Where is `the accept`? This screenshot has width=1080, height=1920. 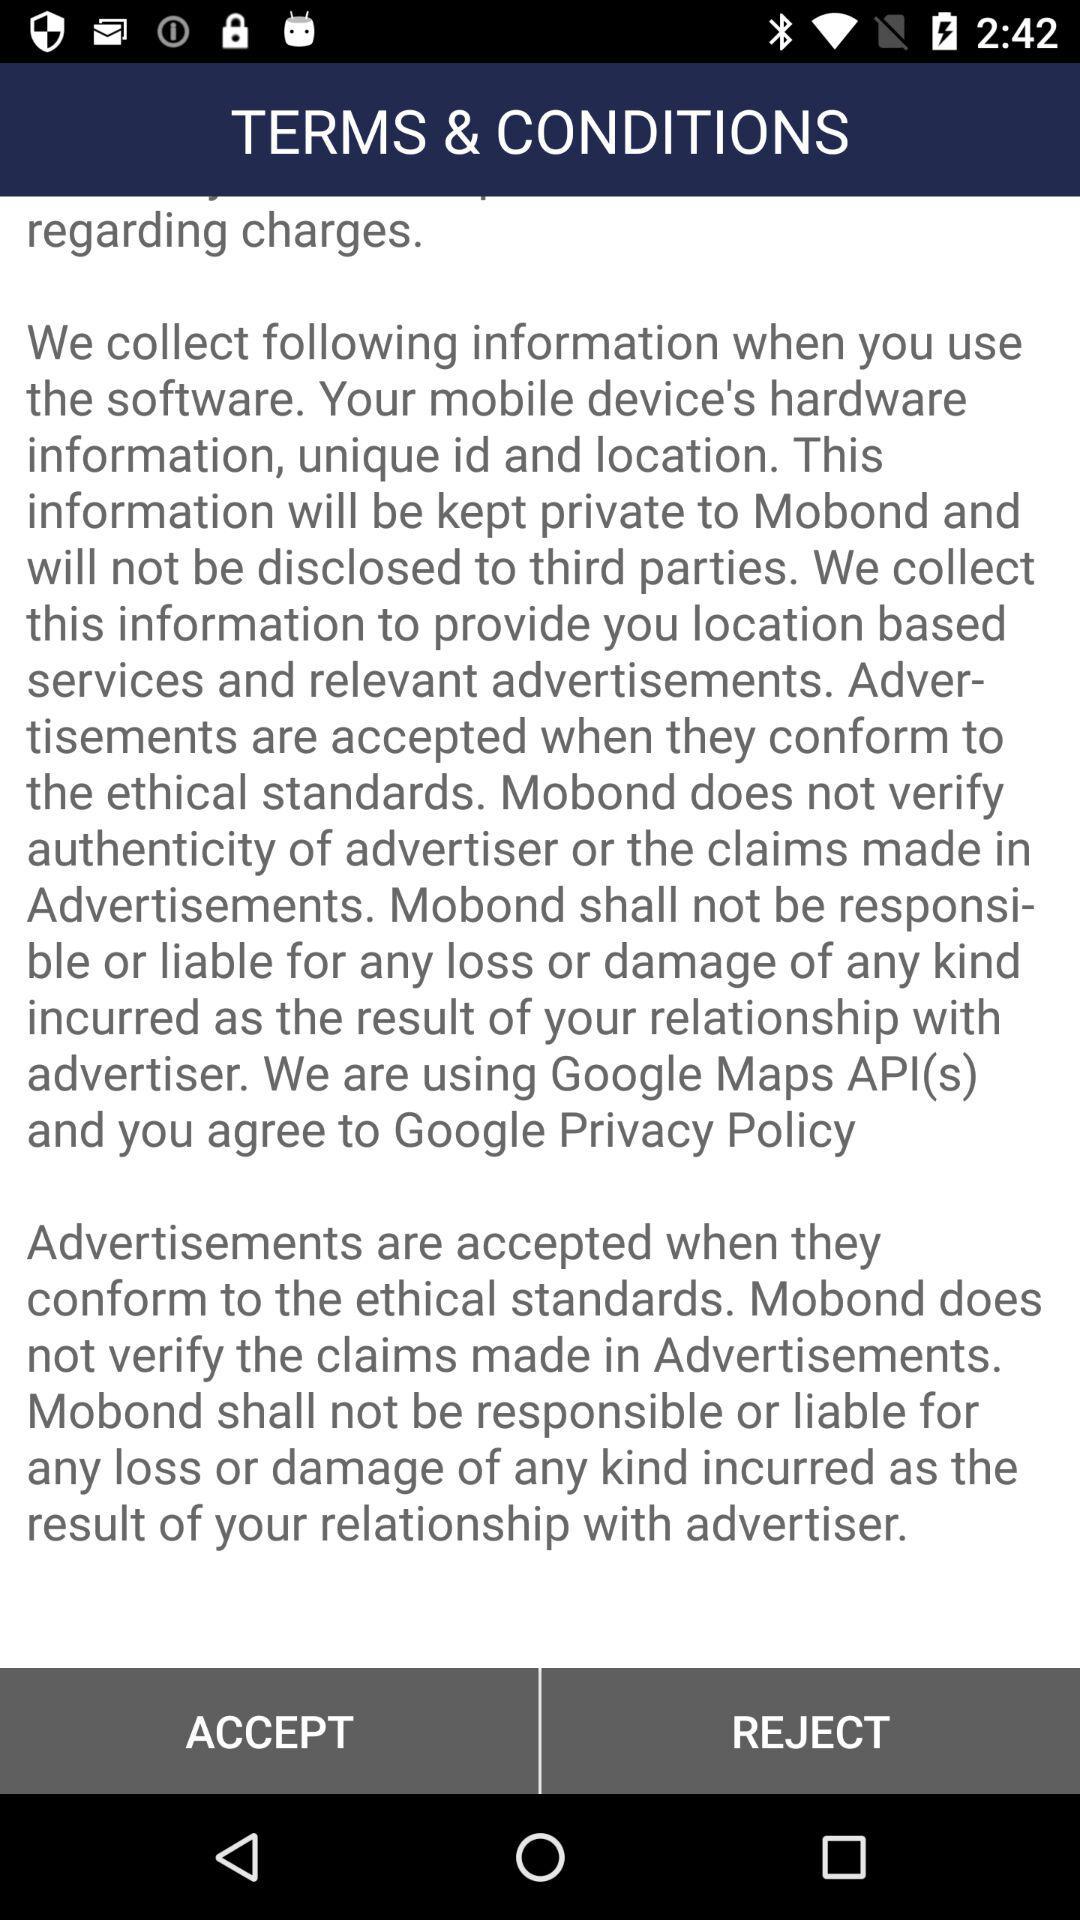
the accept is located at coordinates (268, 1730).